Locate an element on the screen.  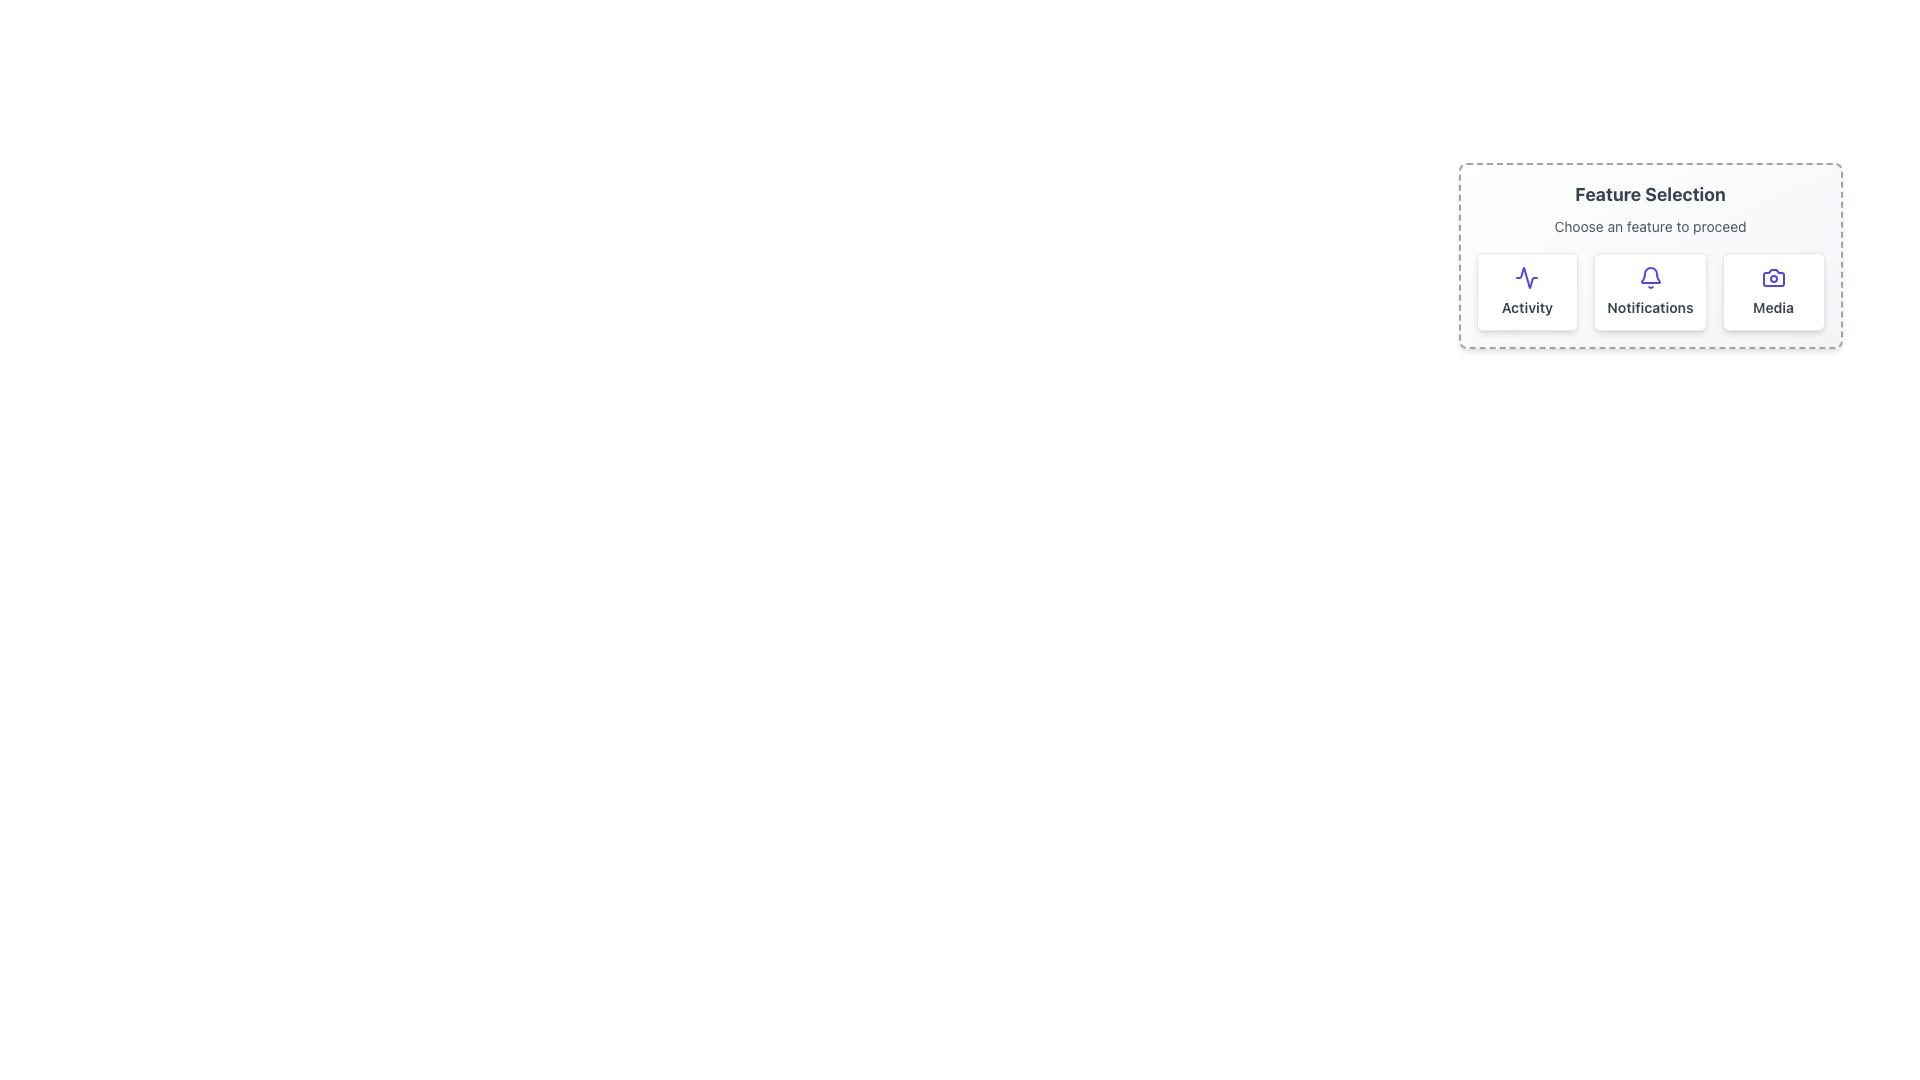
the indigo camera icon located in the 'Media' section is located at coordinates (1773, 277).